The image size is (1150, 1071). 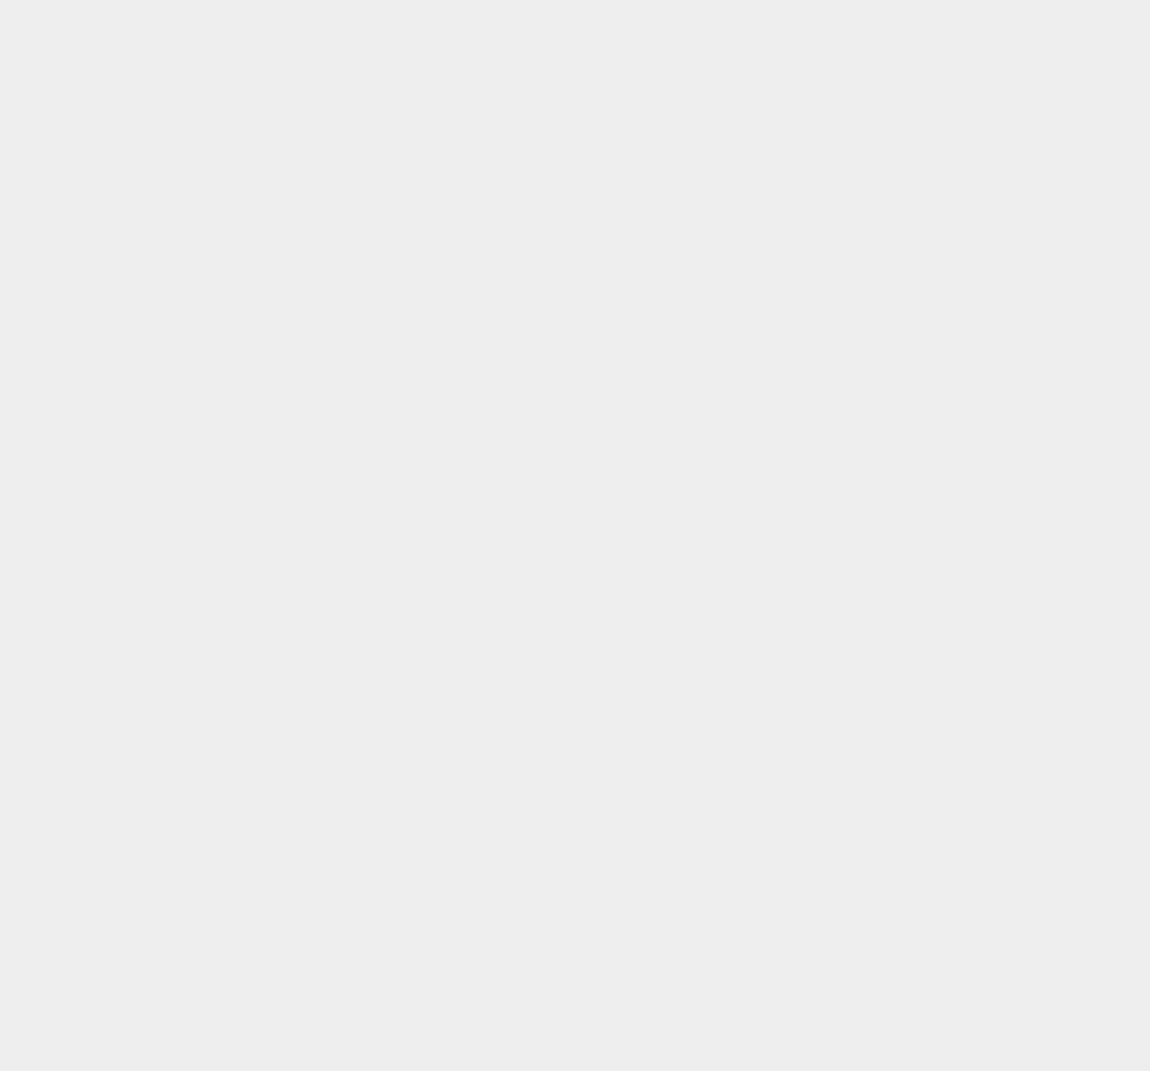 What do you see at coordinates (852, 908) in the screenshot?
I see `'Google Earth'` at bounding box center [852, 908].